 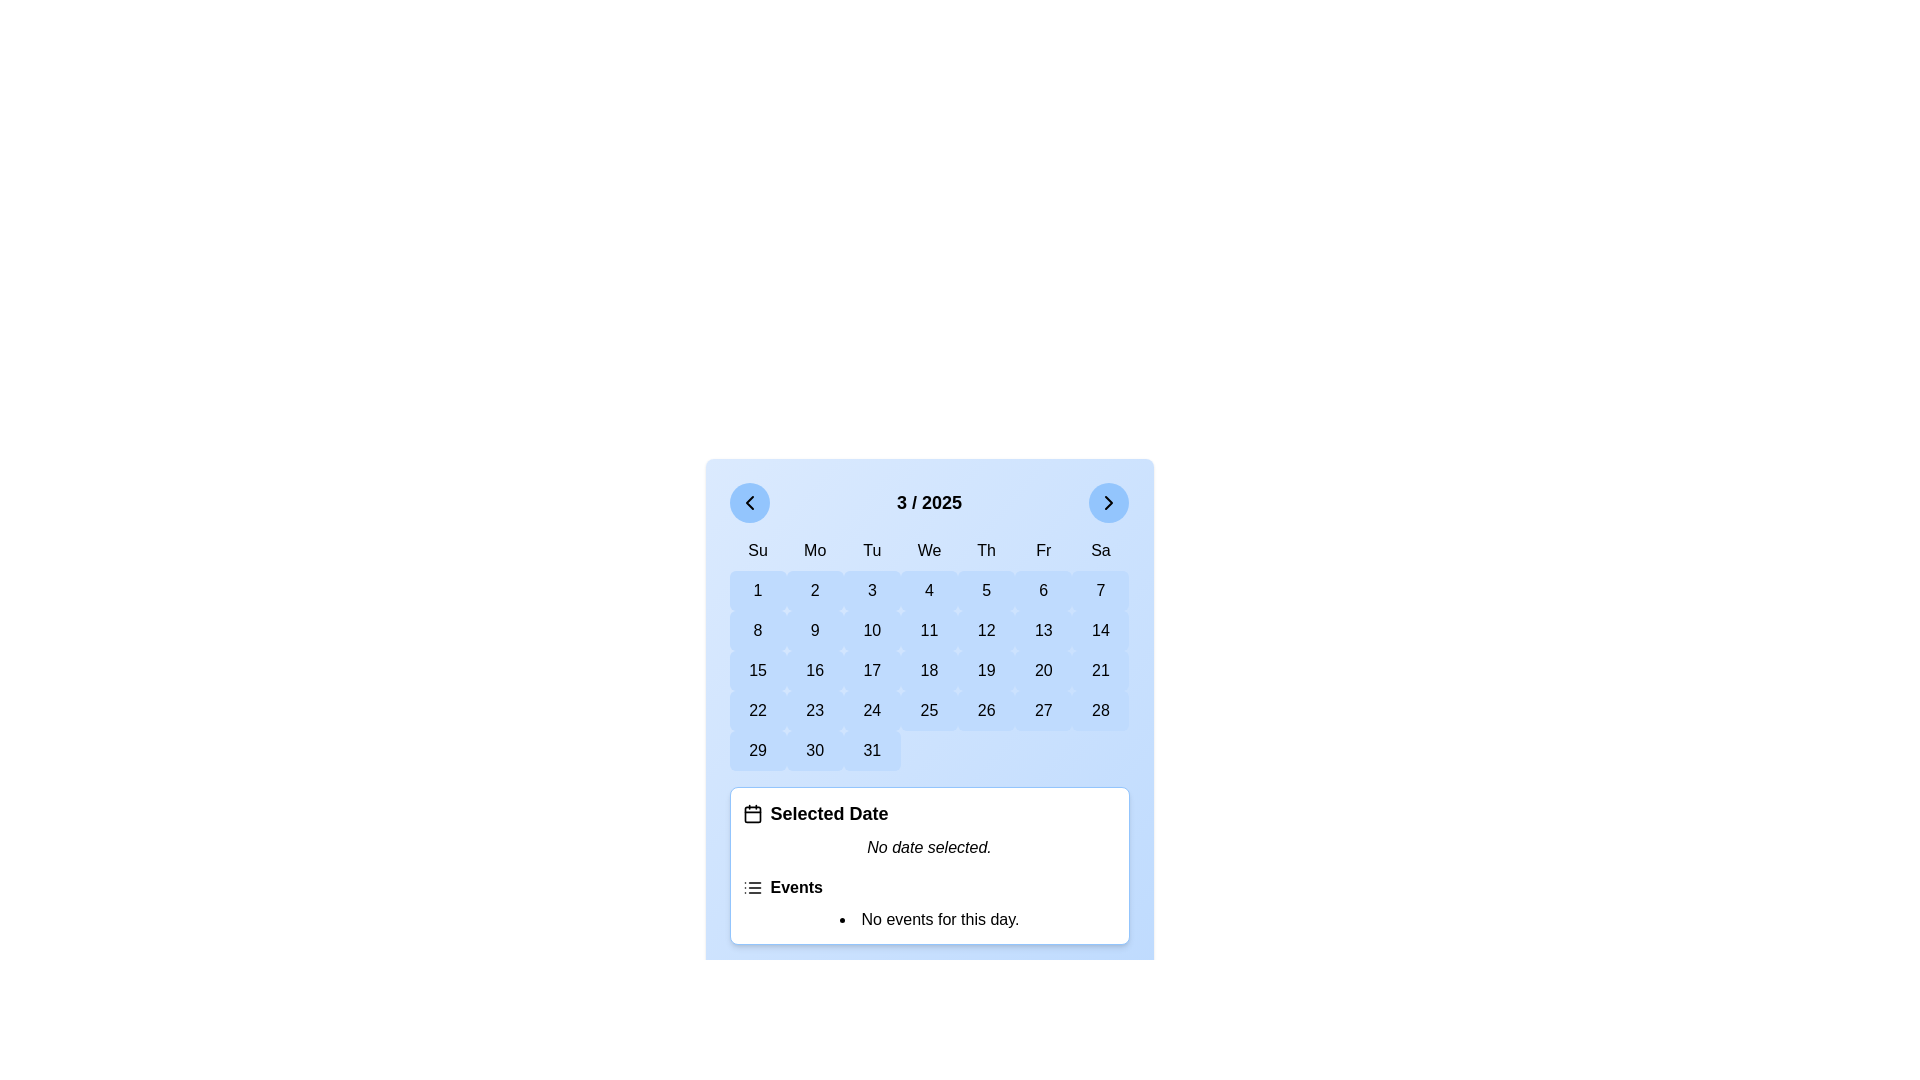 I want to click on the button representing the 8th day of March 2025 in the calendar grid under the 'Su' column, so click(x=757, y=631).